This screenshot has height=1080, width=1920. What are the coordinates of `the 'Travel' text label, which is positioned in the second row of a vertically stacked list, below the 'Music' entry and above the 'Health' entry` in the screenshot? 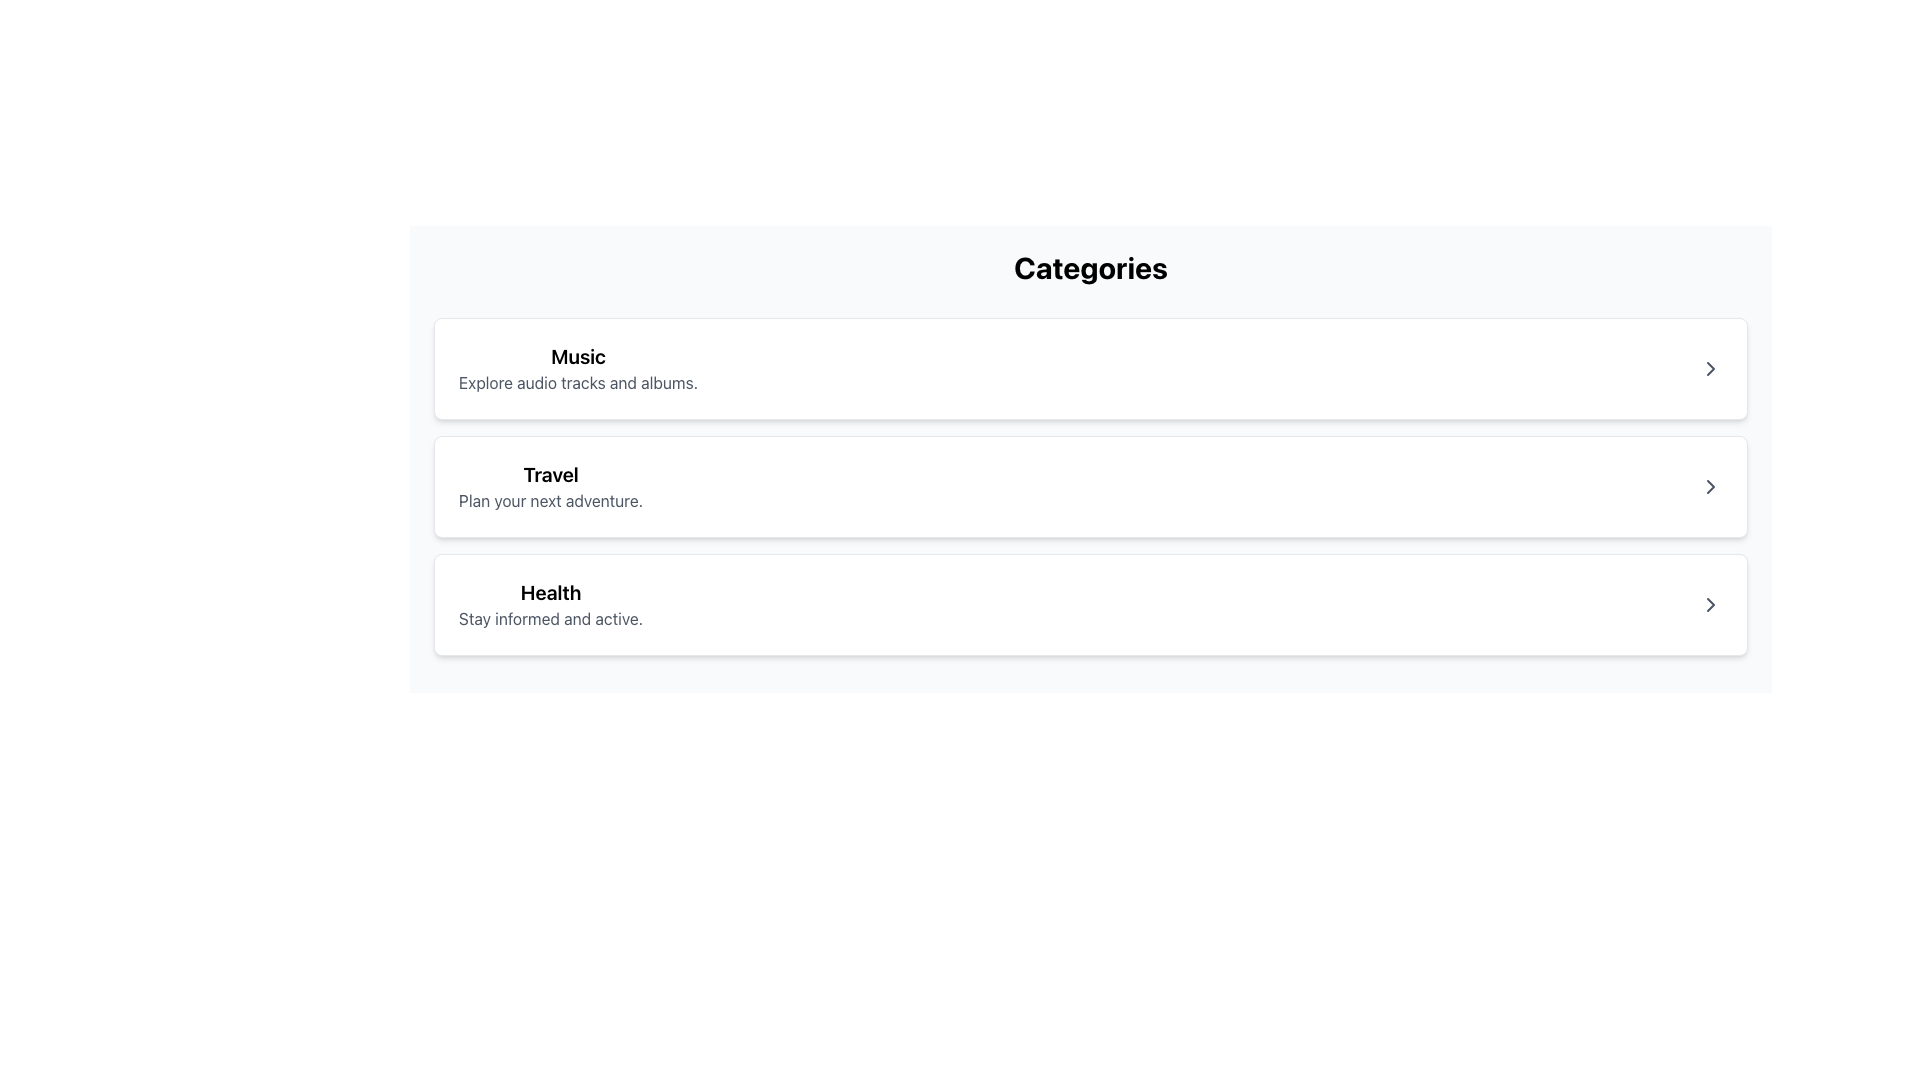 It's located at (551, 486).